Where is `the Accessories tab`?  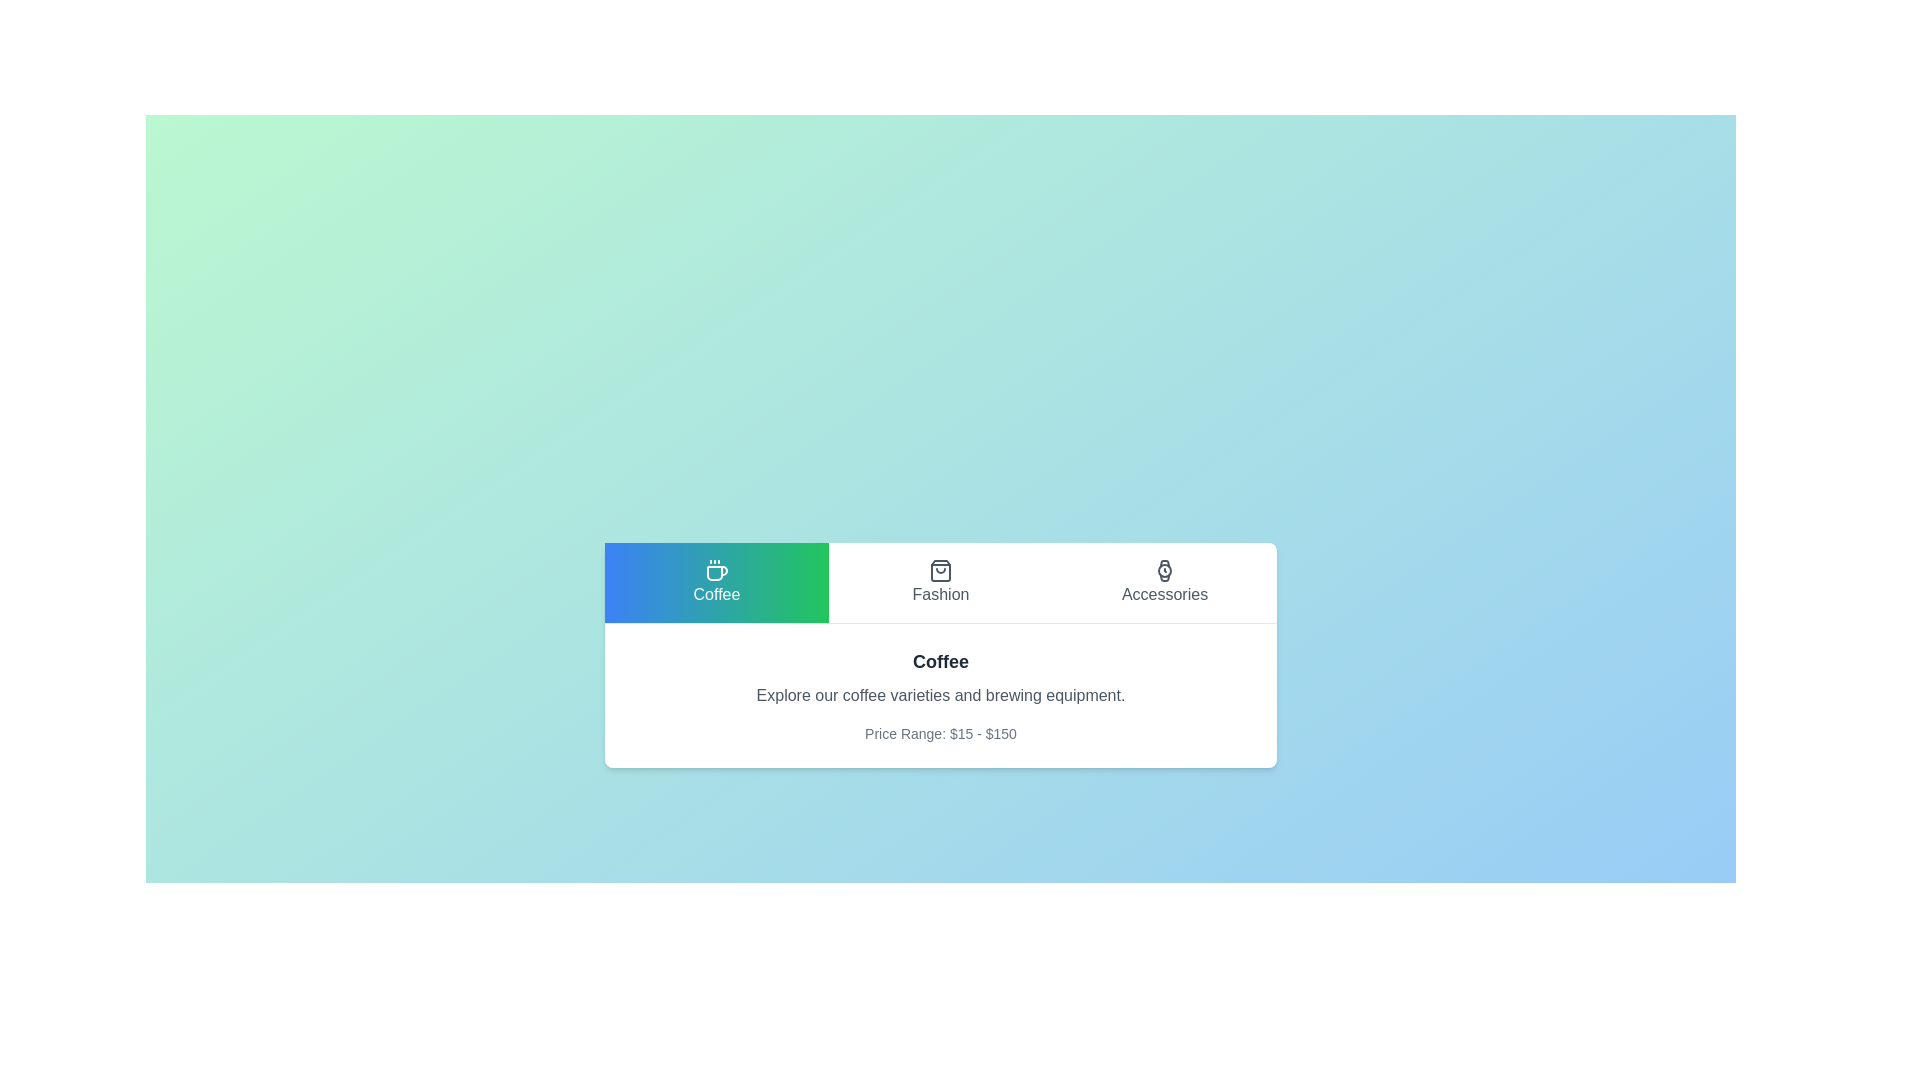
the Accessories tab is located at coordinates (1165, 582).